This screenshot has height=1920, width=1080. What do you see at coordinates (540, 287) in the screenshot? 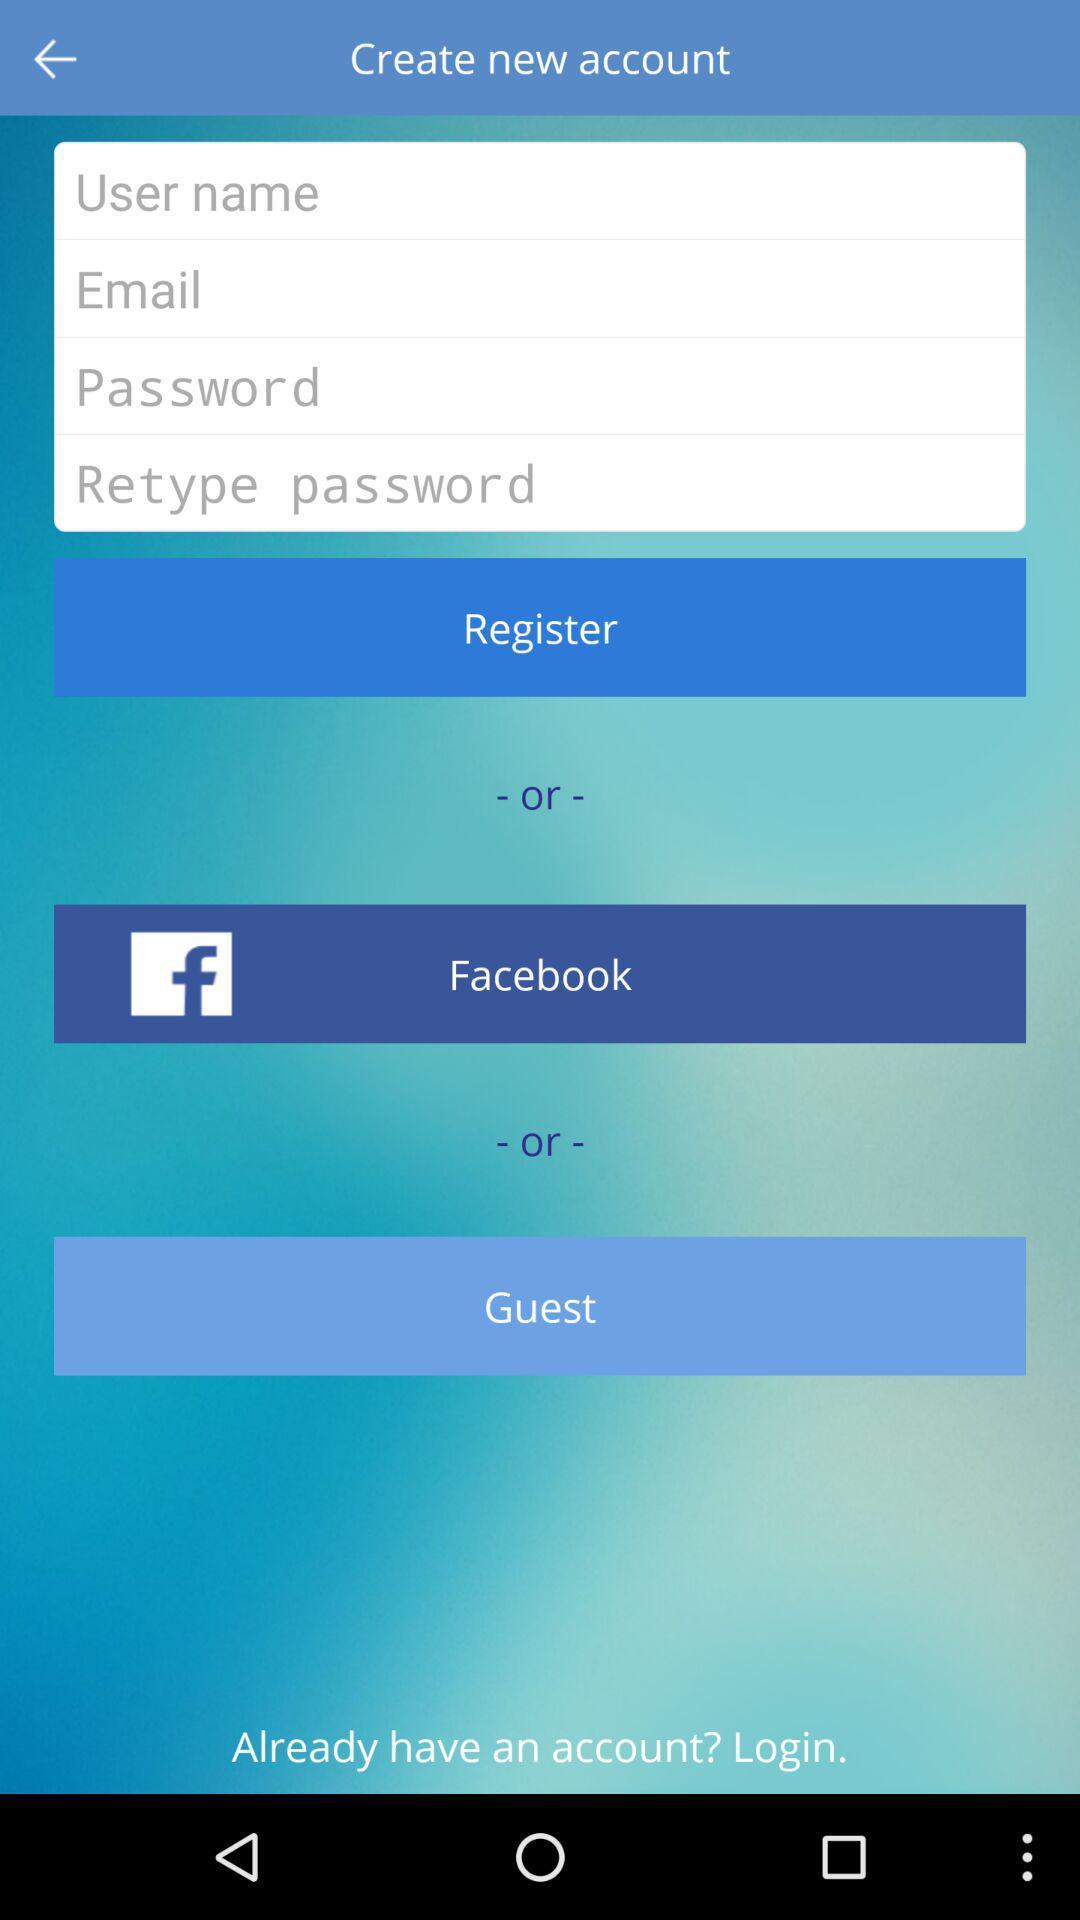
I see `the text bar below the user name` at bounding box center [540, 287].